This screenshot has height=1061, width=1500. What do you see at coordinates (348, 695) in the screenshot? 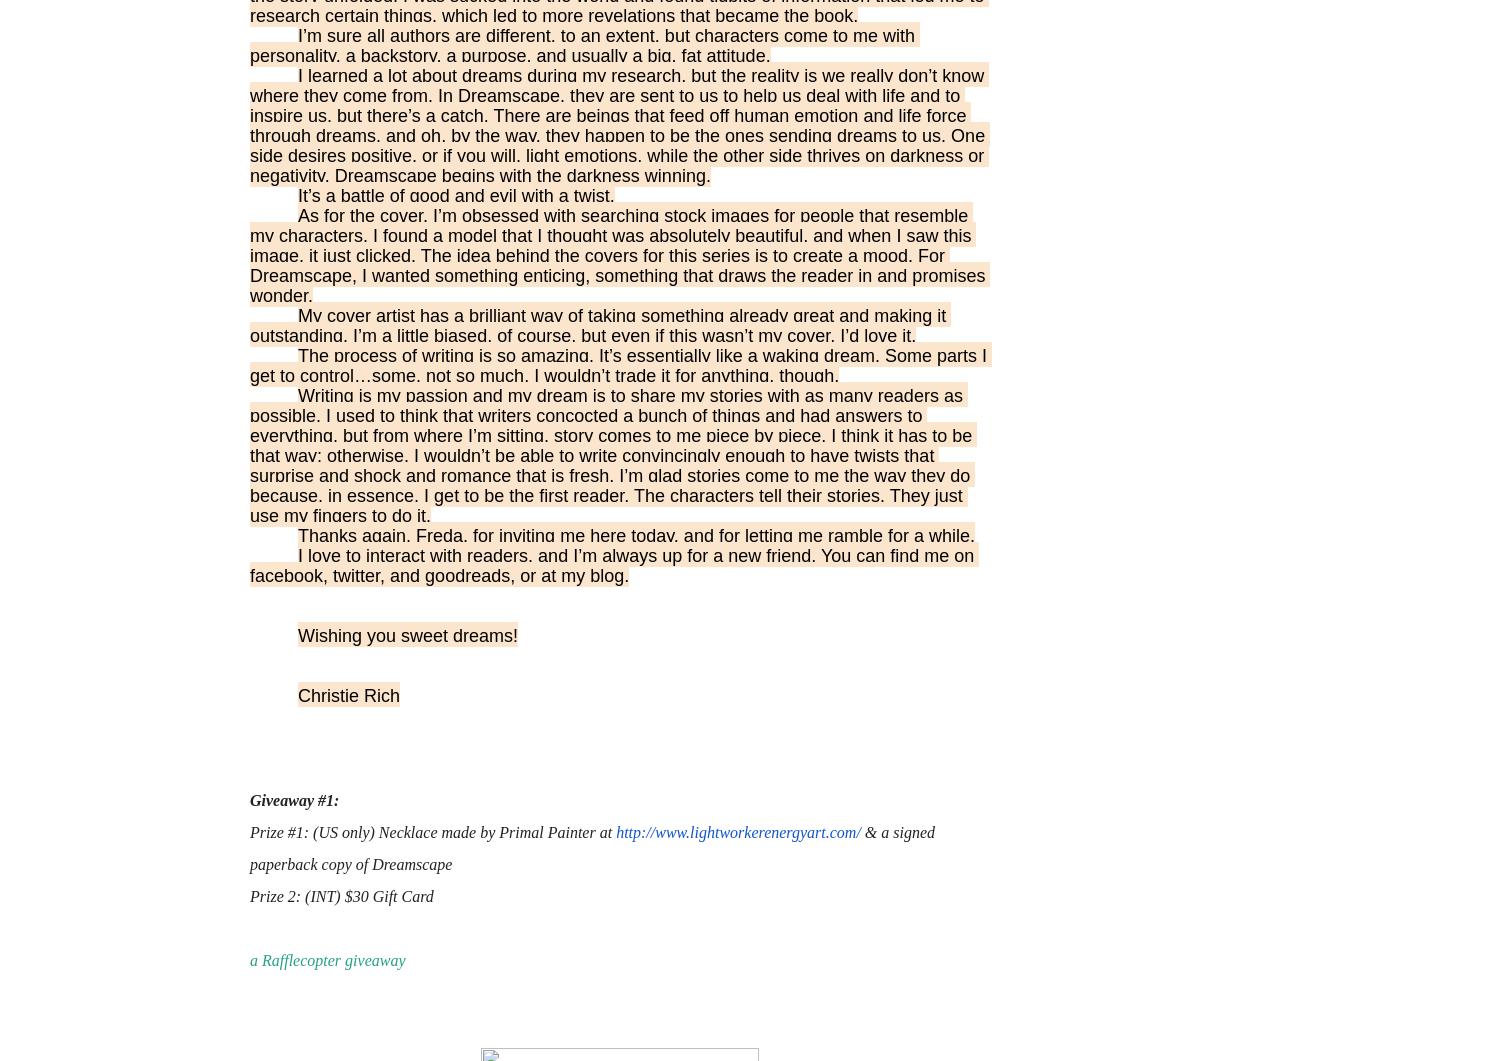
I see `'Christie Rich'` at bounding box center [348, 695].